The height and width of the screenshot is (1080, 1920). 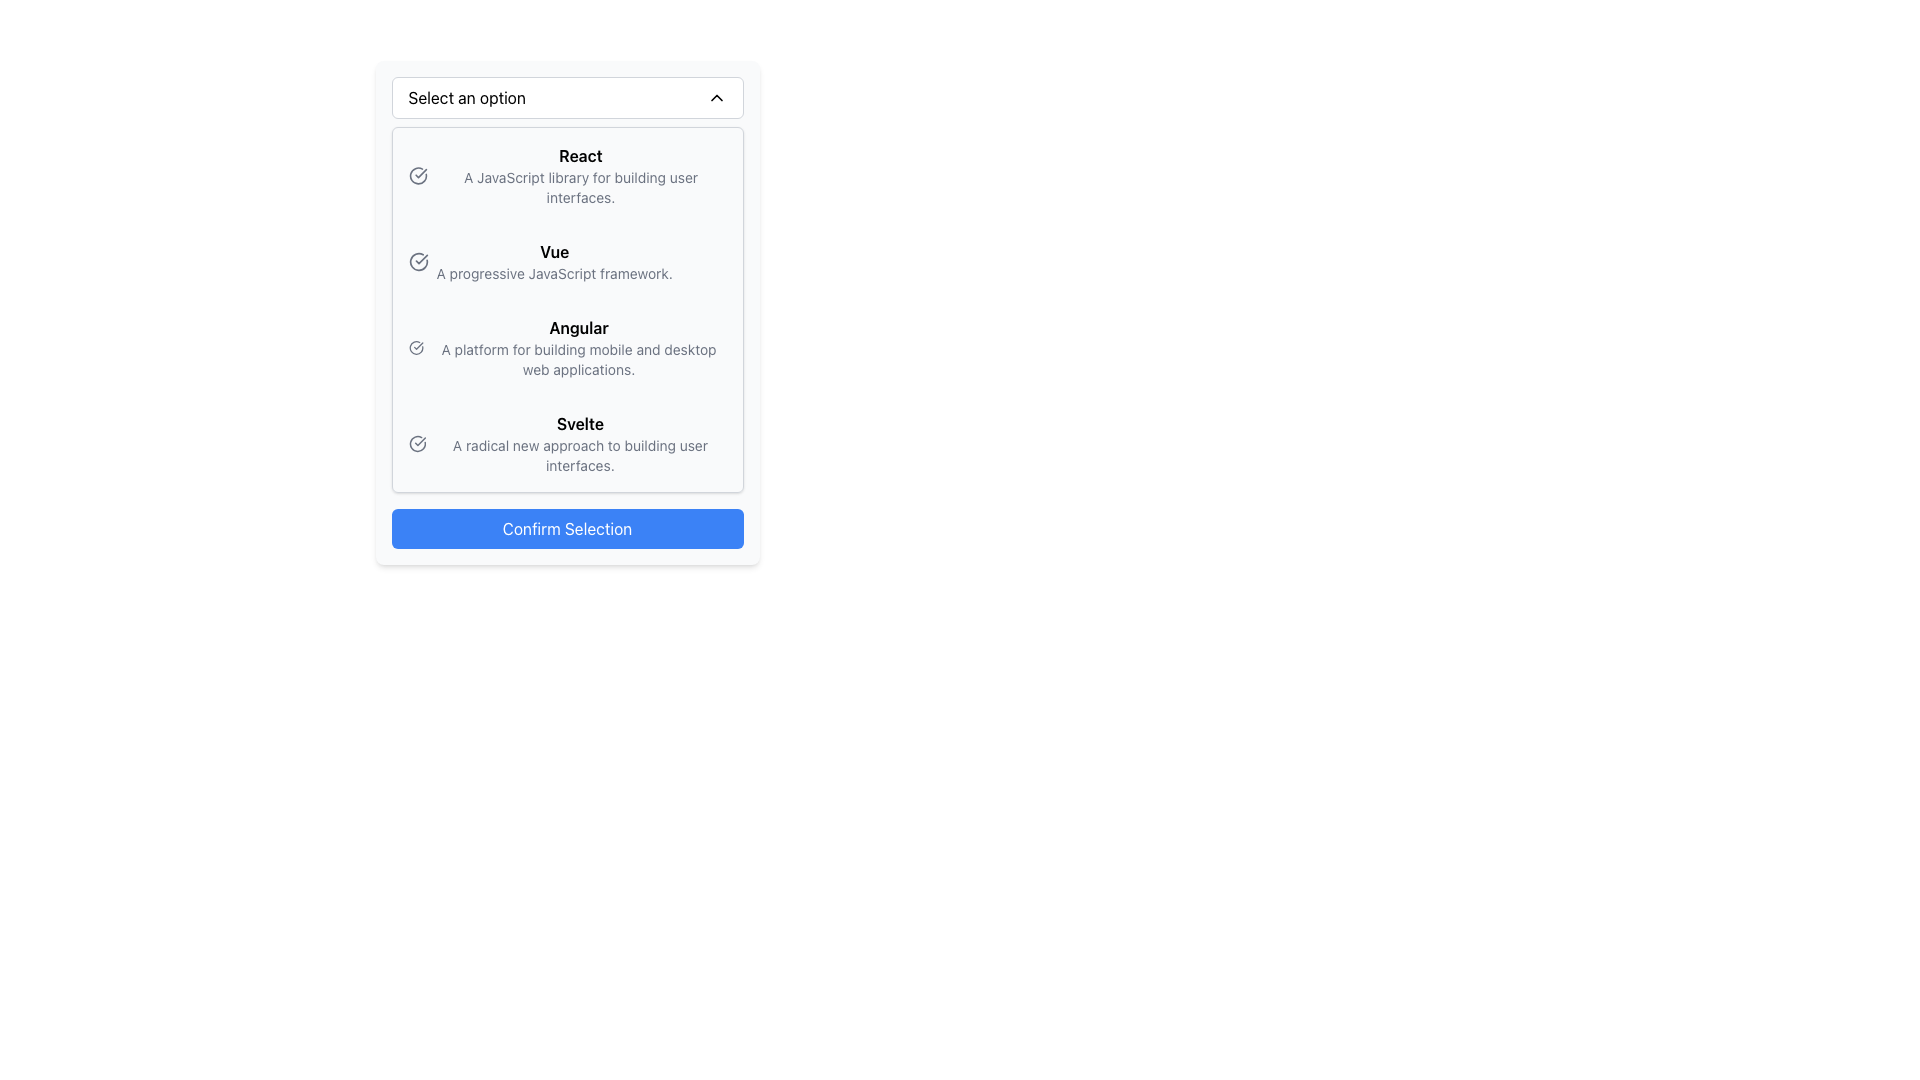 What do you see at coordinates (566, 261) in the screenshot?
I see `the second card in the vertical selectable list for 'Vue'` at bounding box center [566, 261].